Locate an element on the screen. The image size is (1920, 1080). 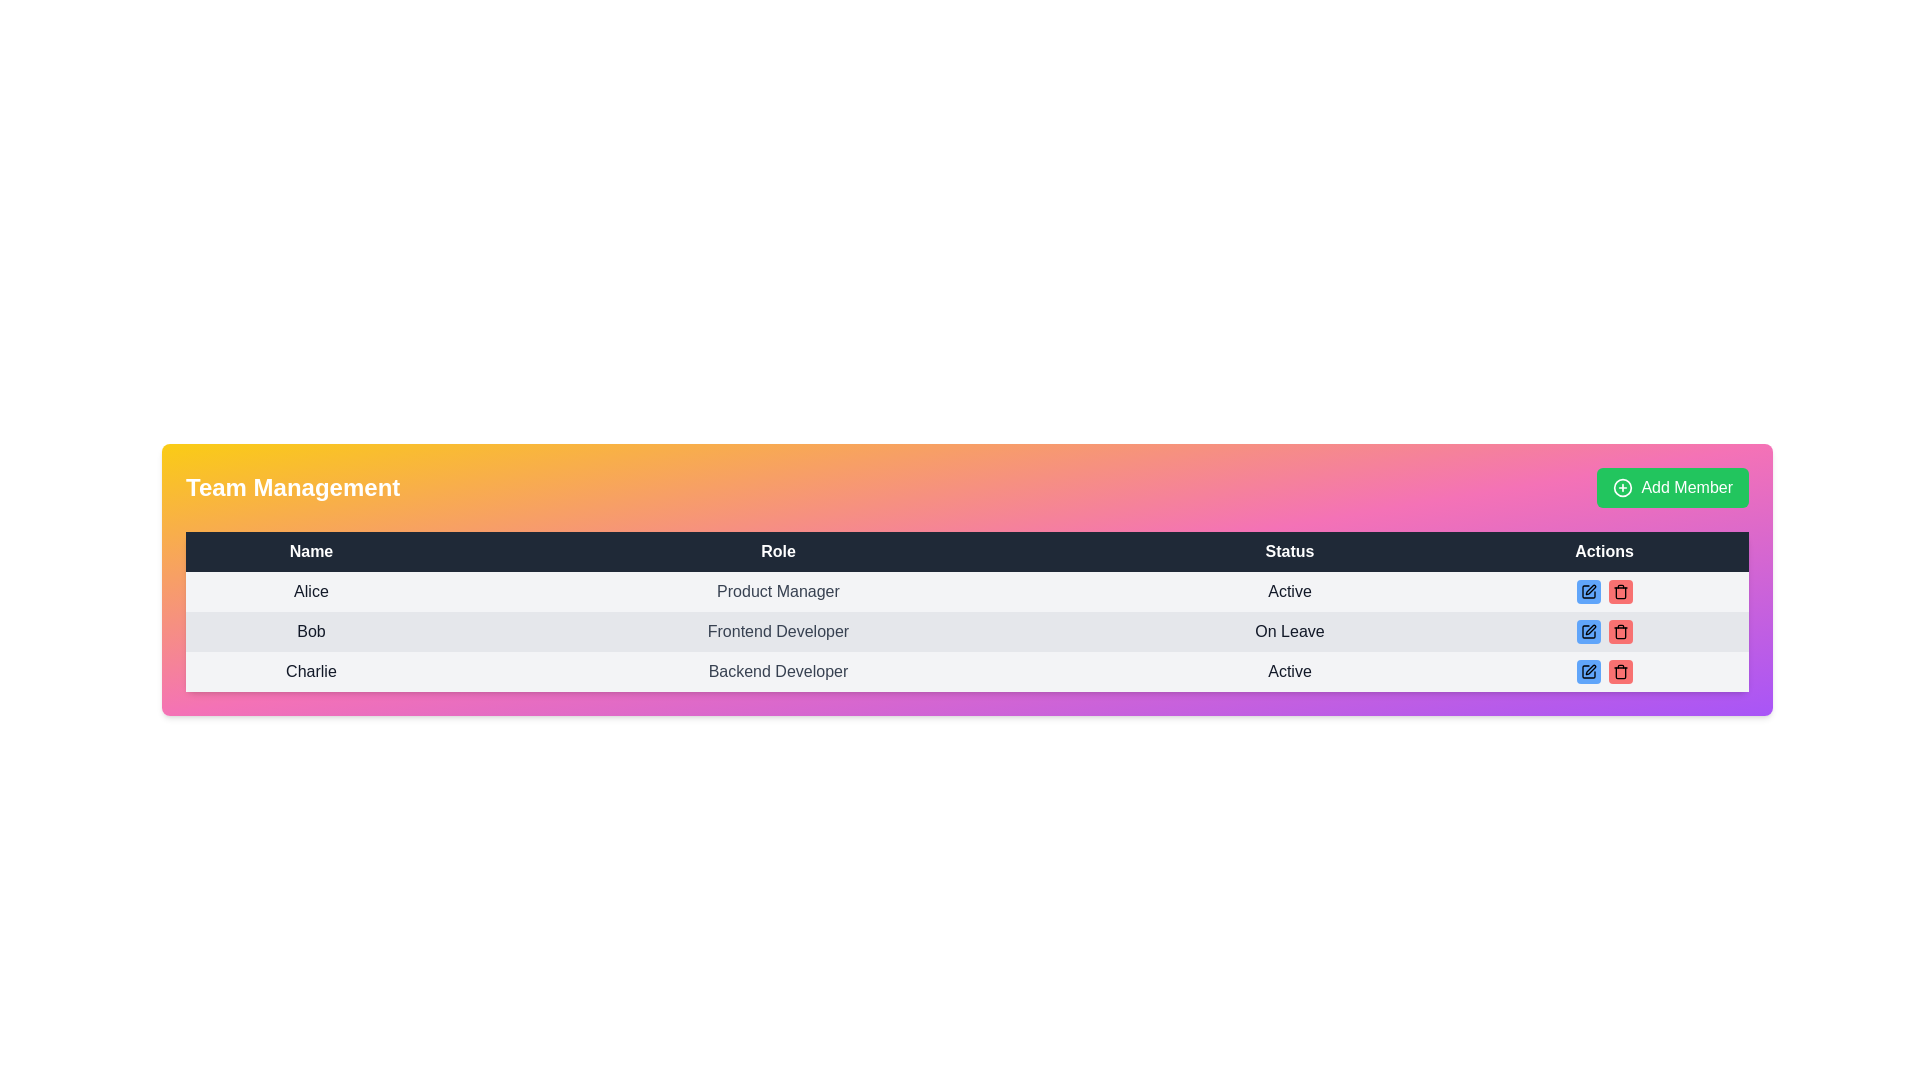
the edit icon button in the Actions column of the user management table for the second user, 'Bob' is located at coordinates (1587, 671).